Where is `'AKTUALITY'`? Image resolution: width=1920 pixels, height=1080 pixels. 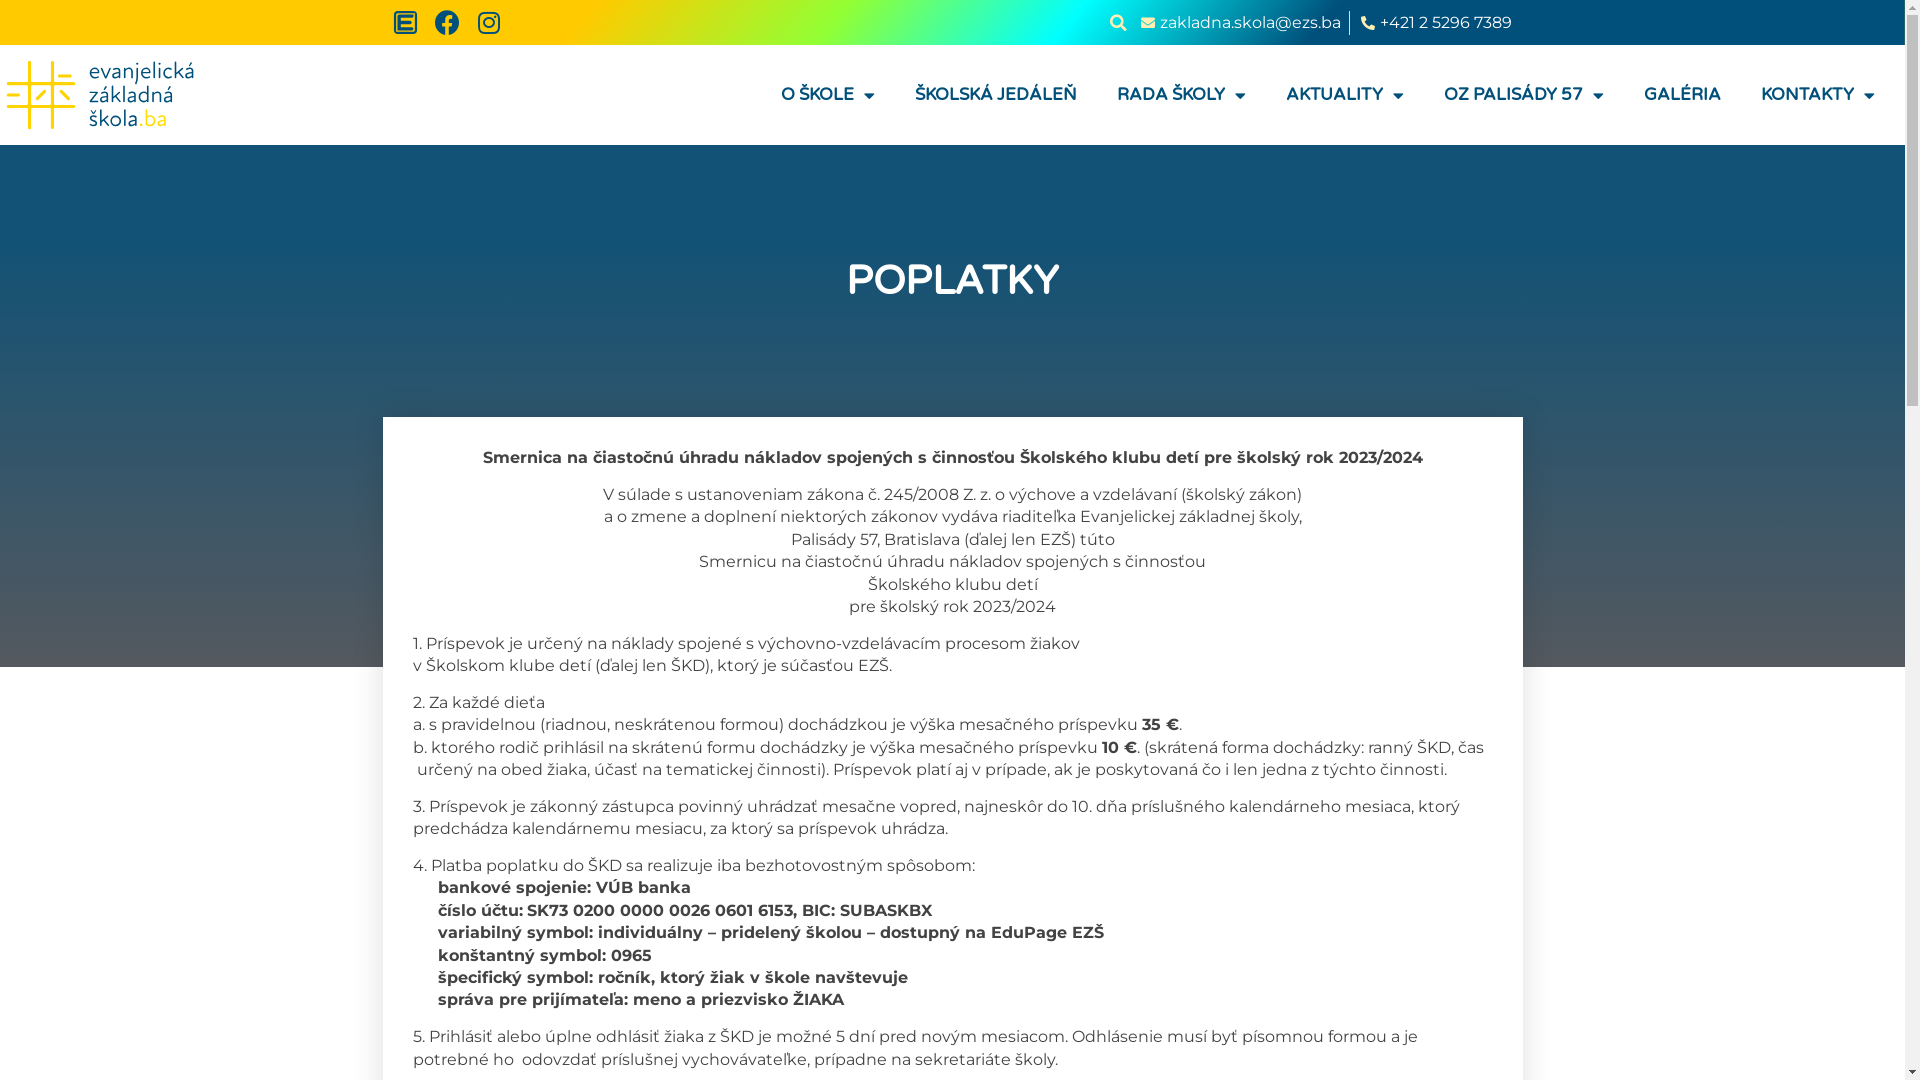
'AKTUALITY' is located at coordinates (1344, 95).